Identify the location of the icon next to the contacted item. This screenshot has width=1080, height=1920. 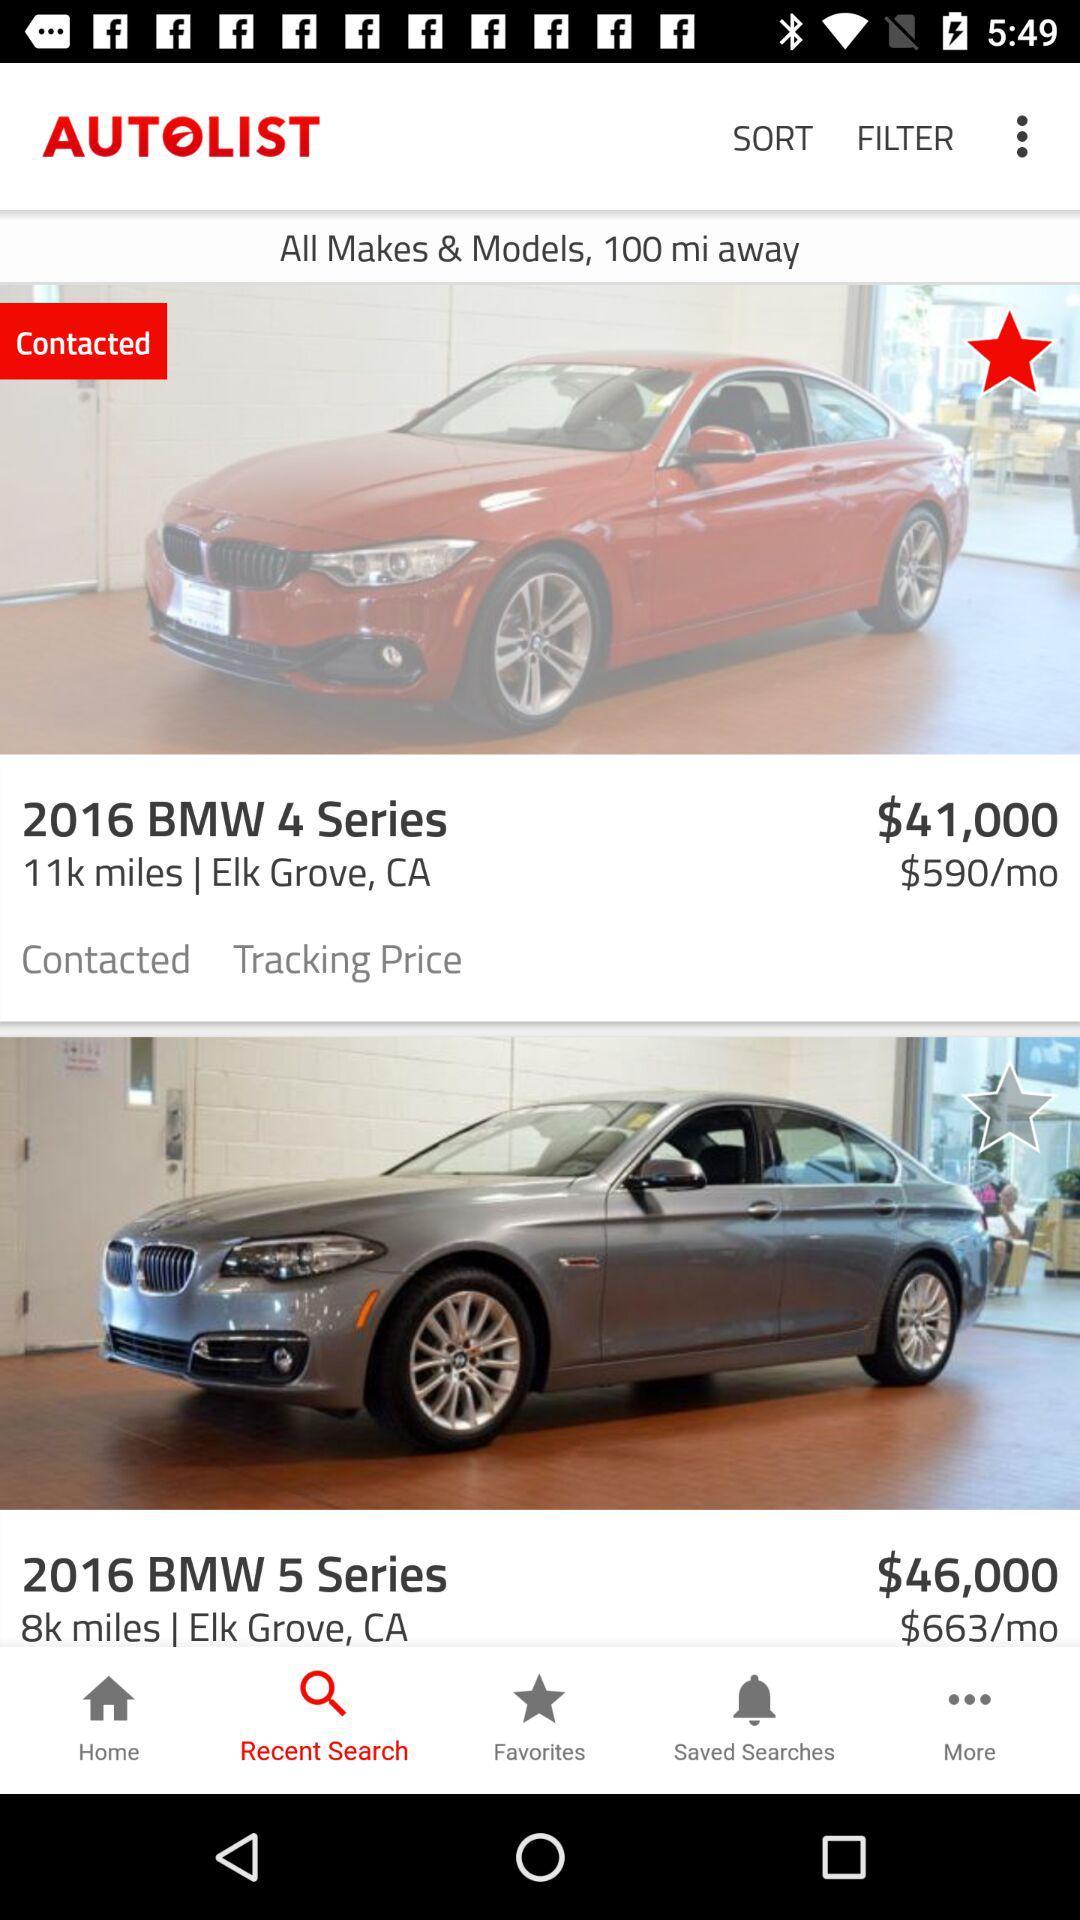
(1009, 350).